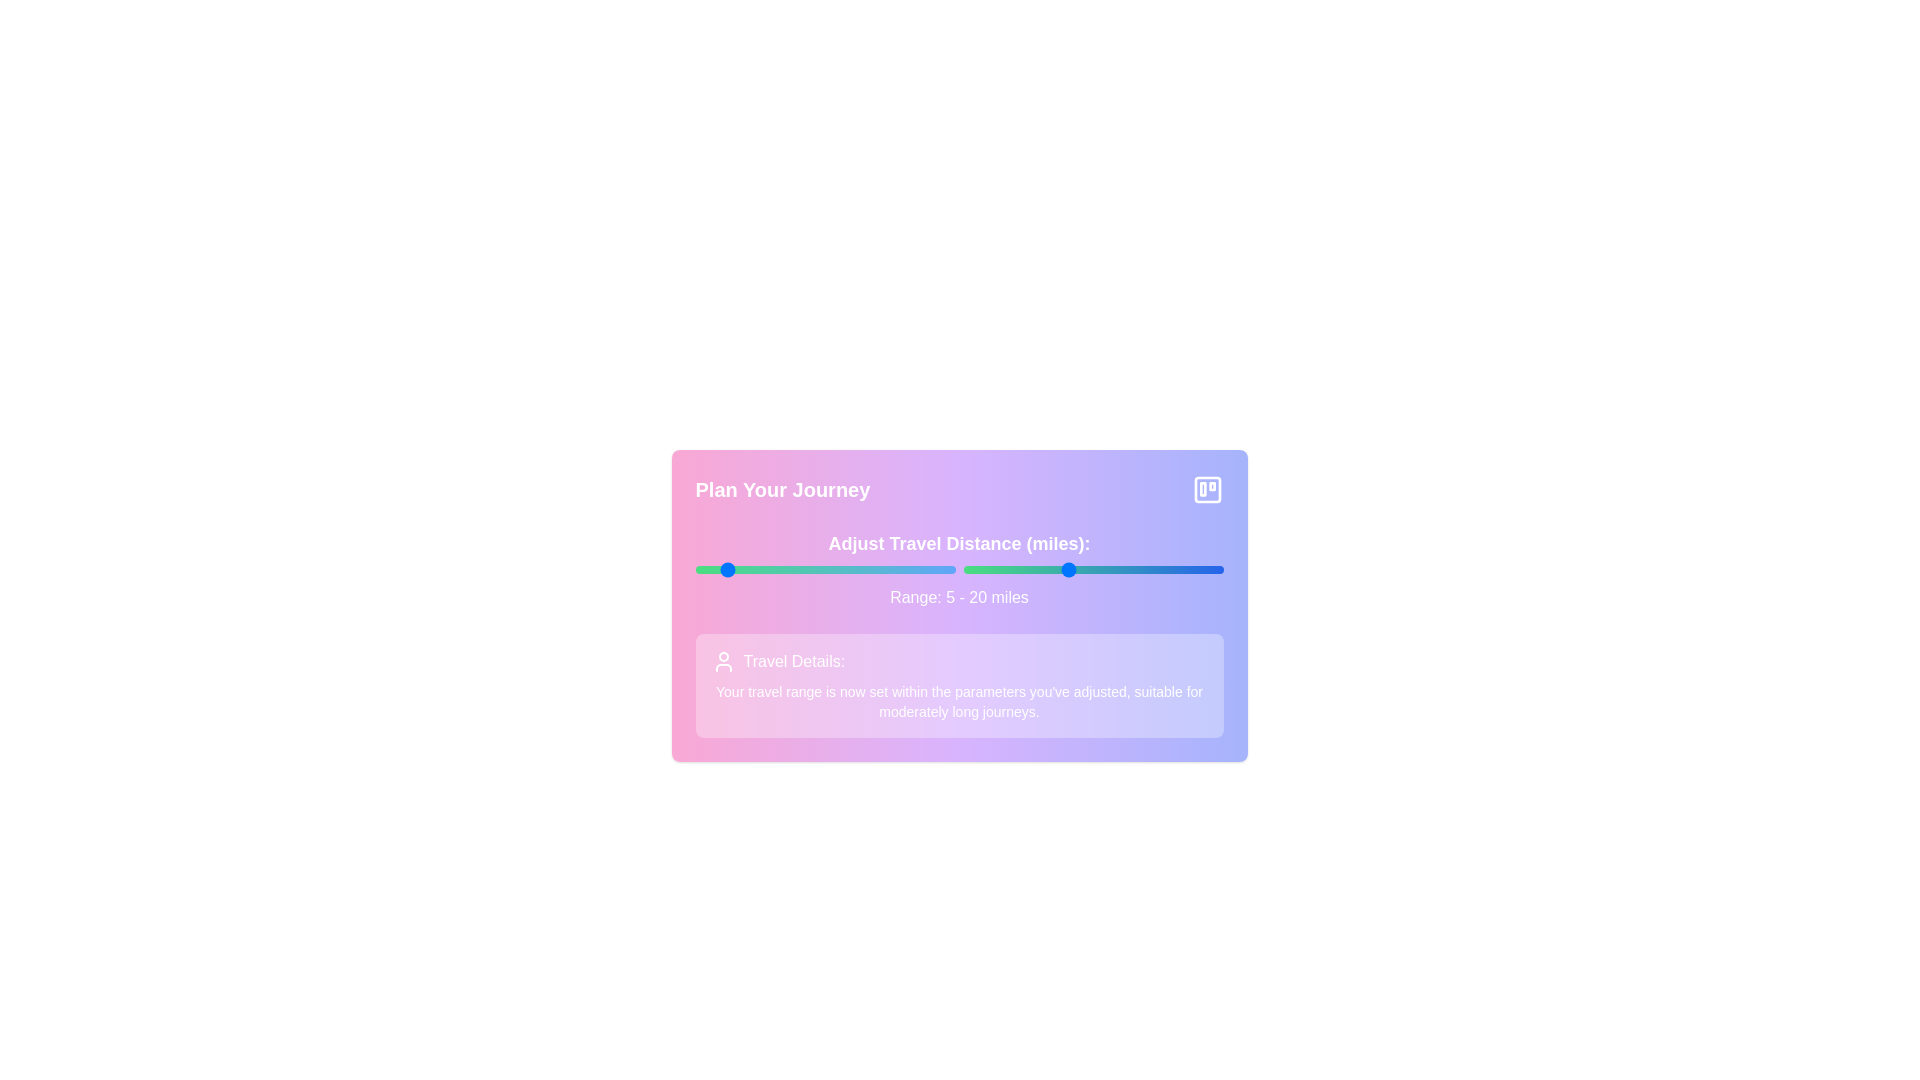 The height and width of the screenshot is (1080, 1920). Describe the element at coordinates (1071, 570) in the screenshot. I see `the travel distance` at that location.